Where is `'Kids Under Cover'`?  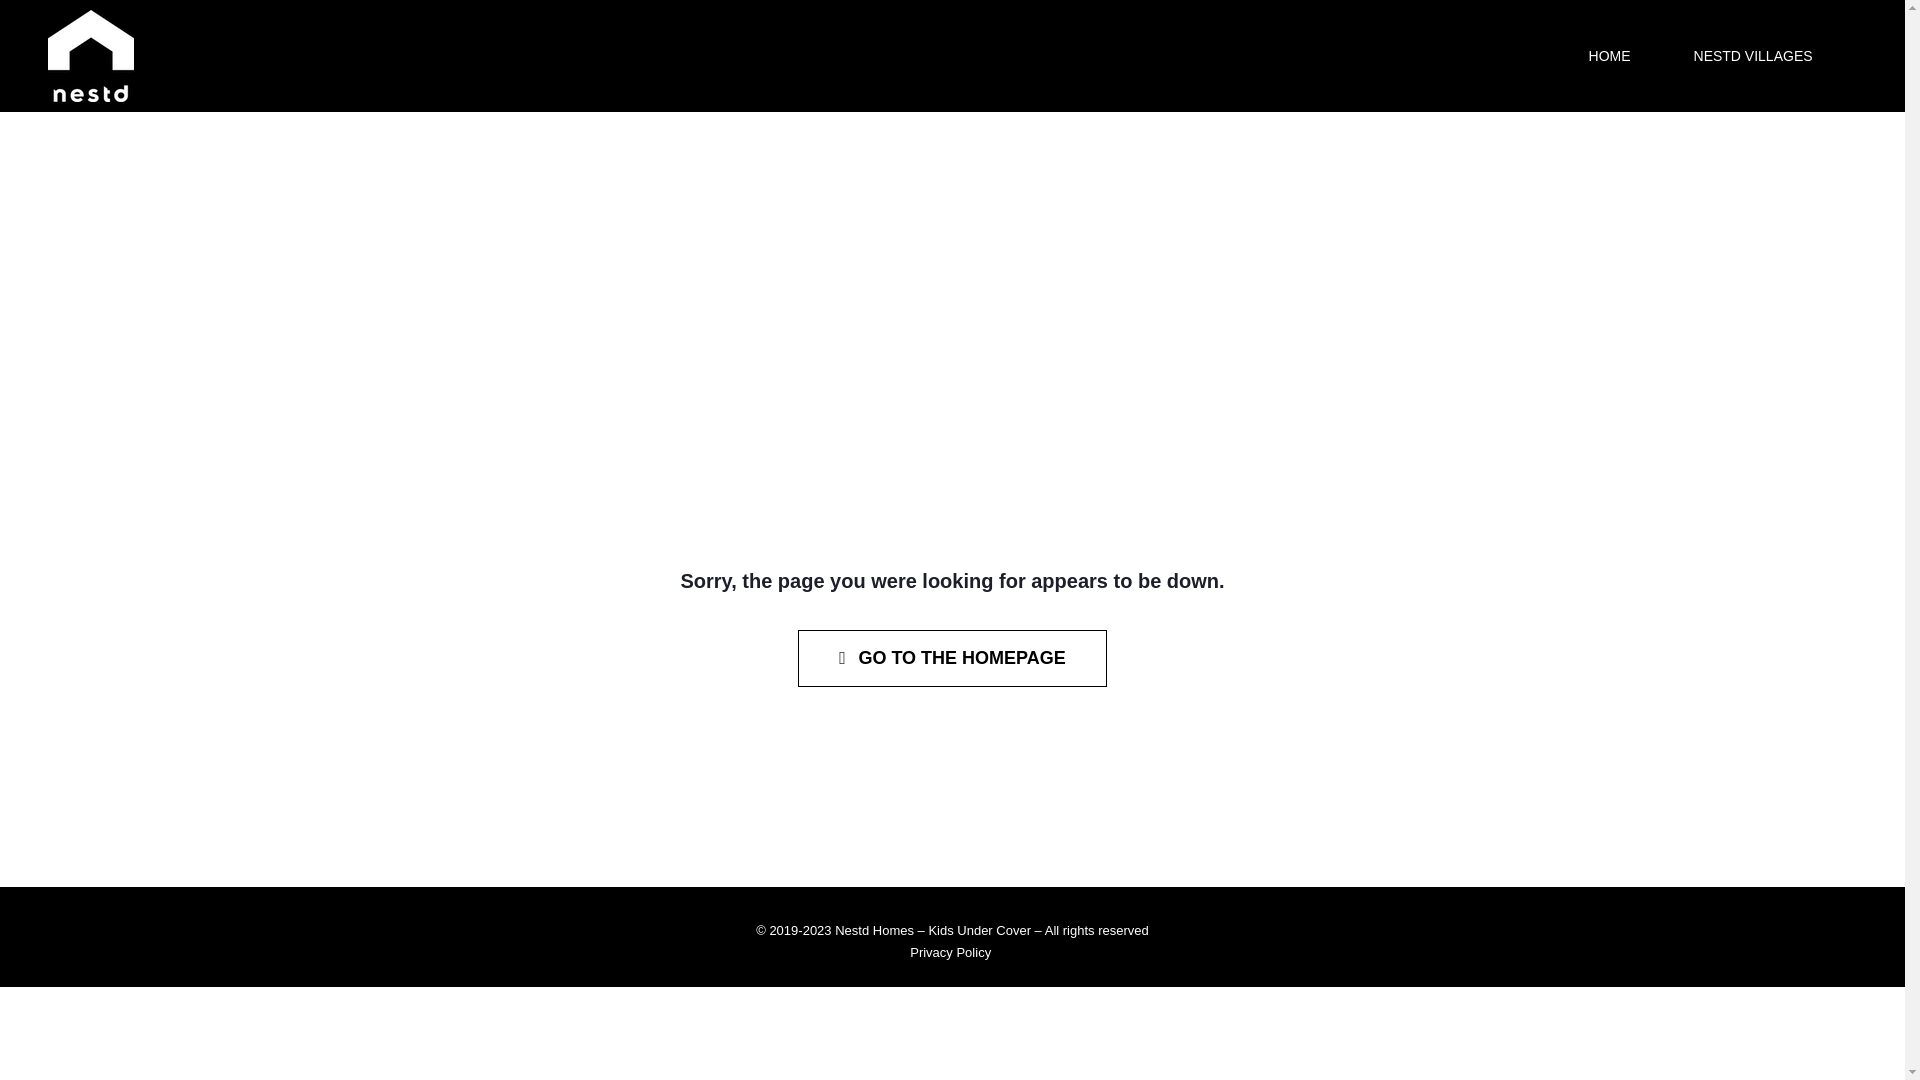
'Kids Under Cover' is located at coordinates (979, 930).